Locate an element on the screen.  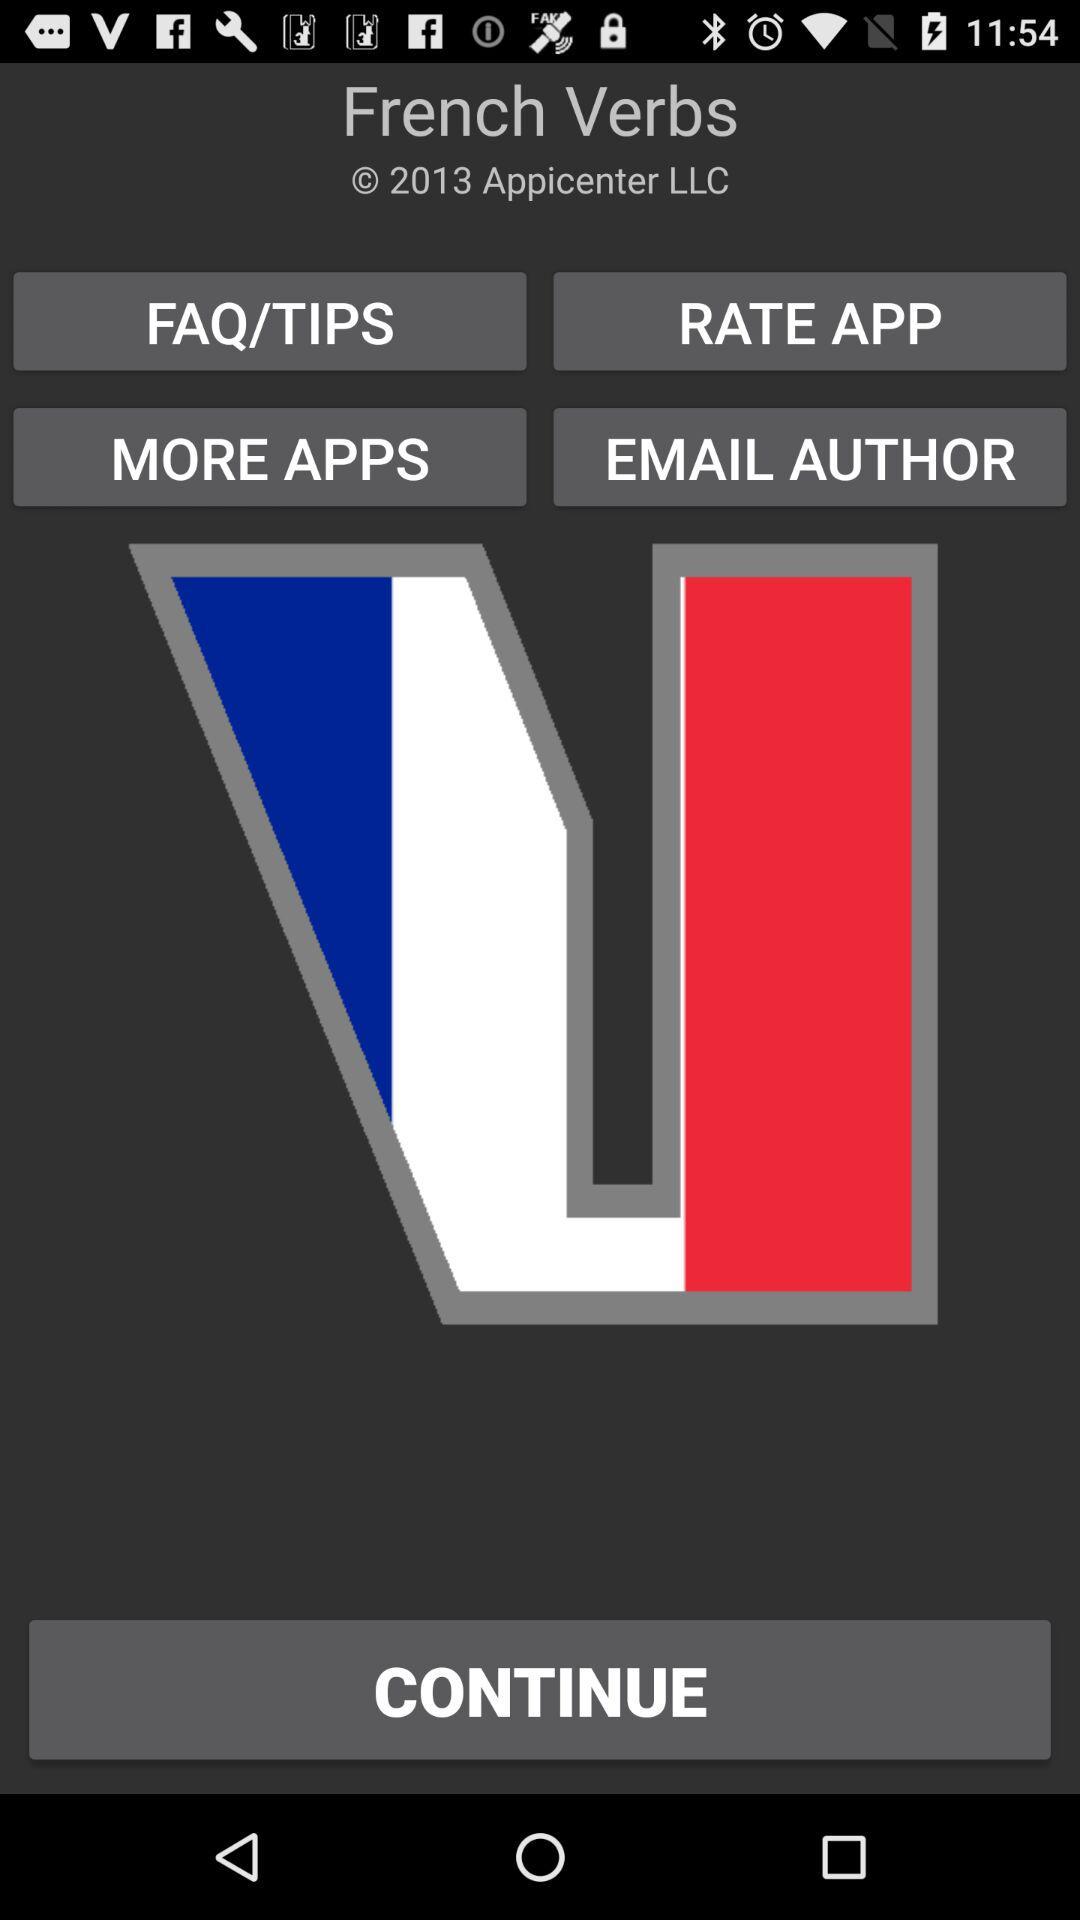
the rate app button is located at coordinates (810, 321).